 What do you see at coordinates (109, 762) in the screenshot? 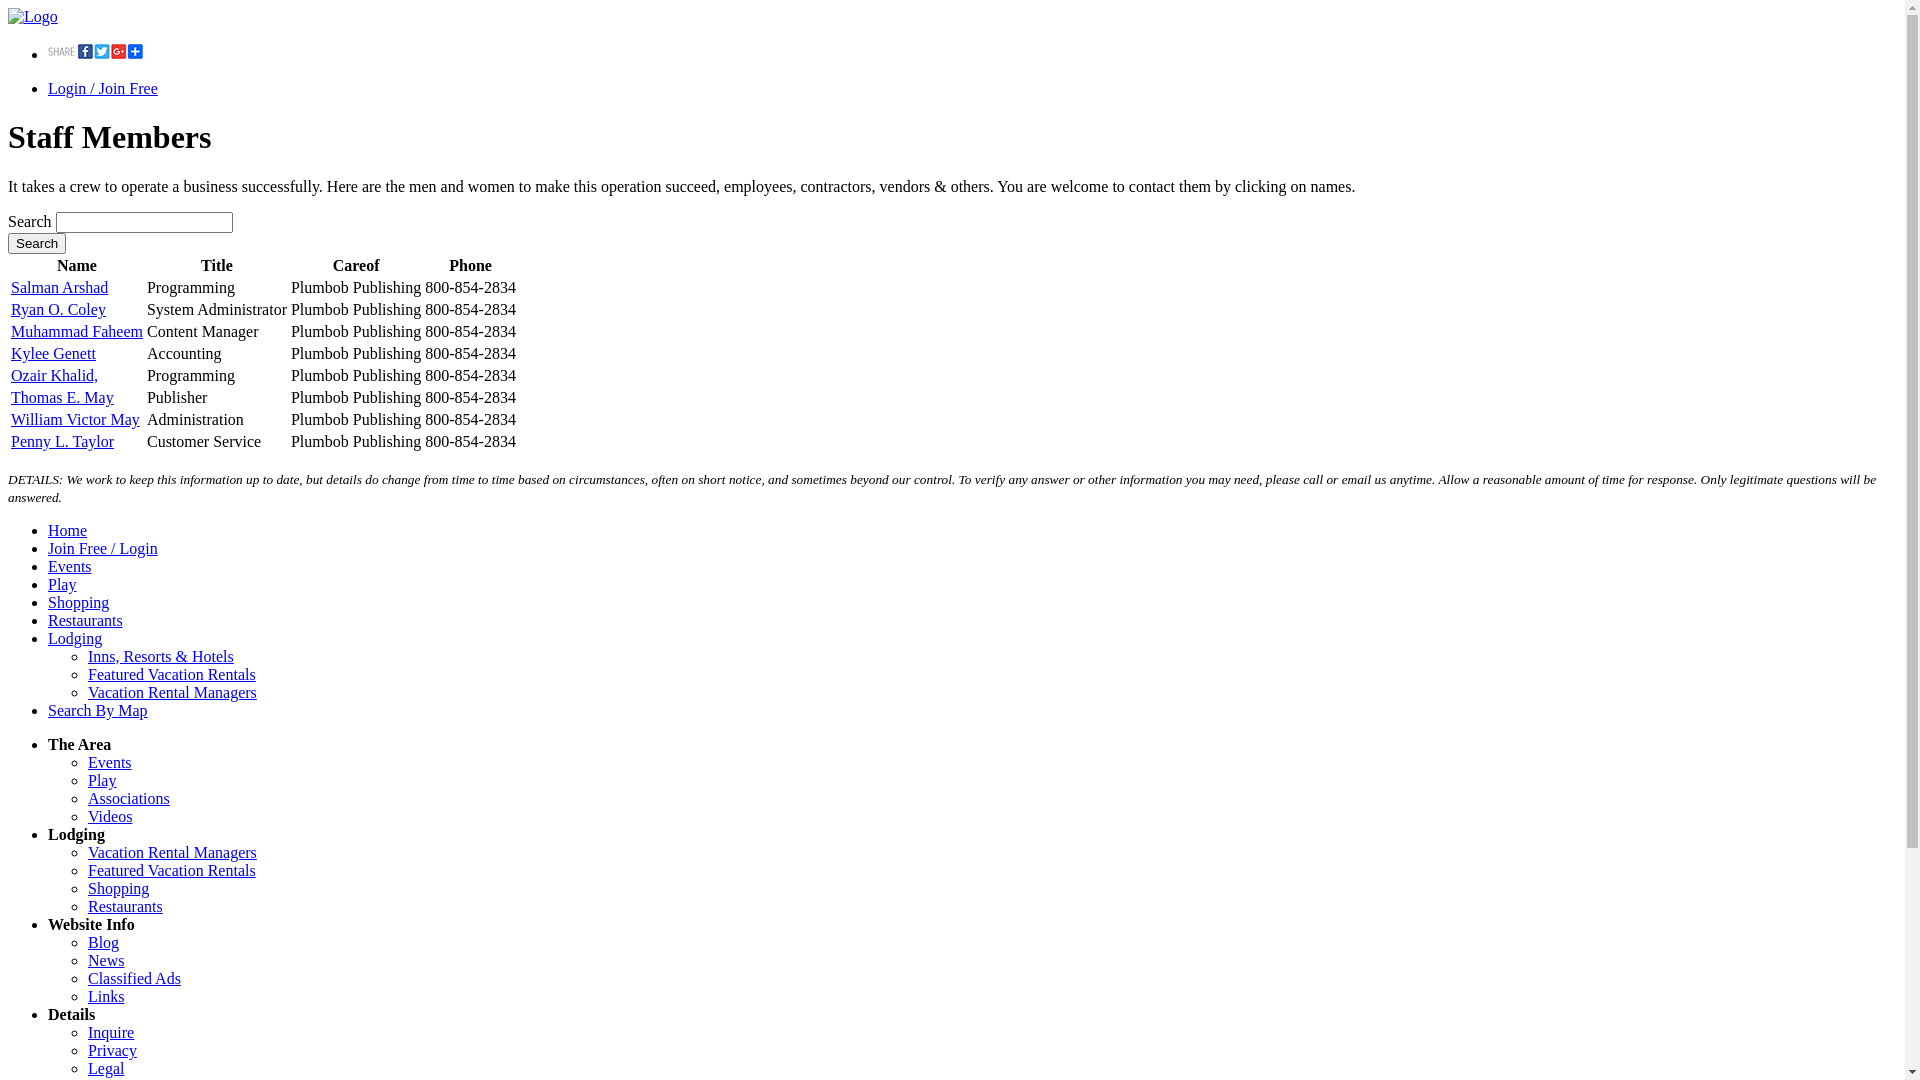
I see `'Events'` at bounding box center [109, 762].